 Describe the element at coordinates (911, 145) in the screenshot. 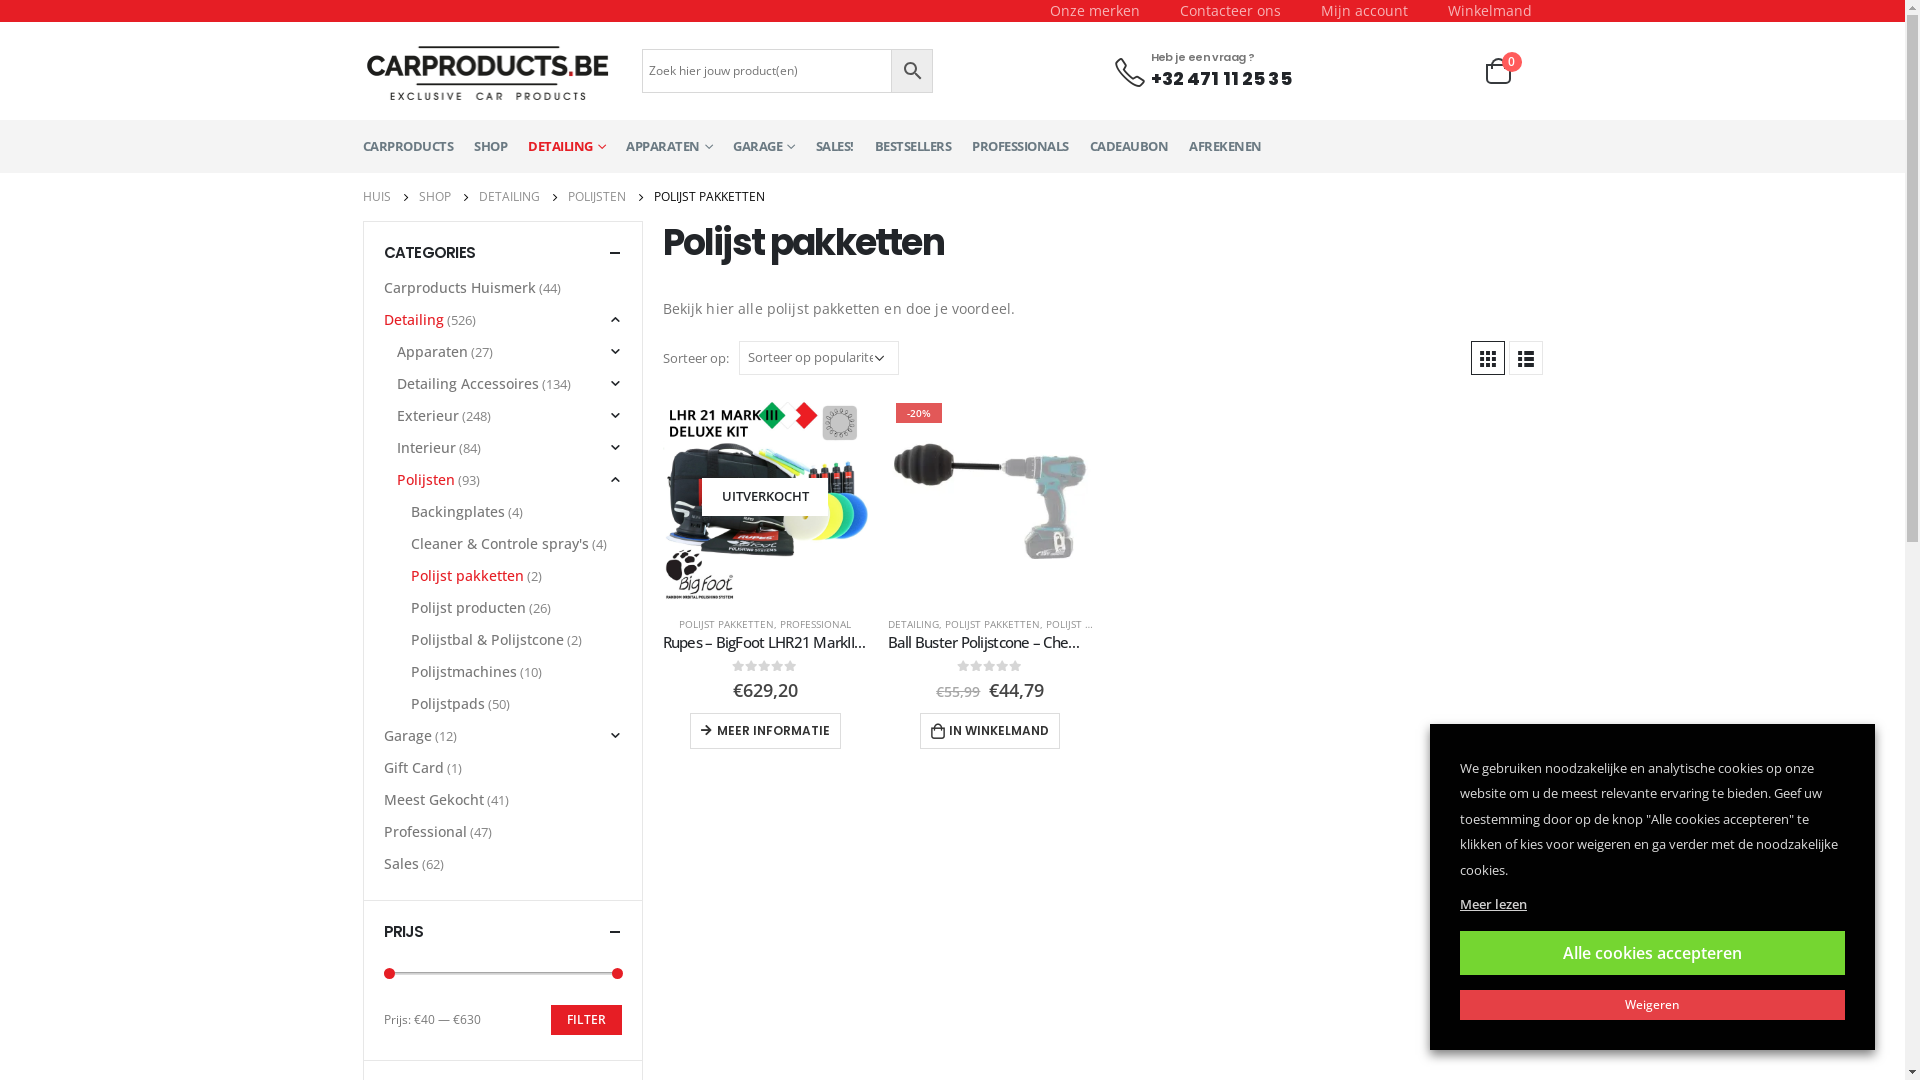

I see `'BESTSELLERS'` at that location.